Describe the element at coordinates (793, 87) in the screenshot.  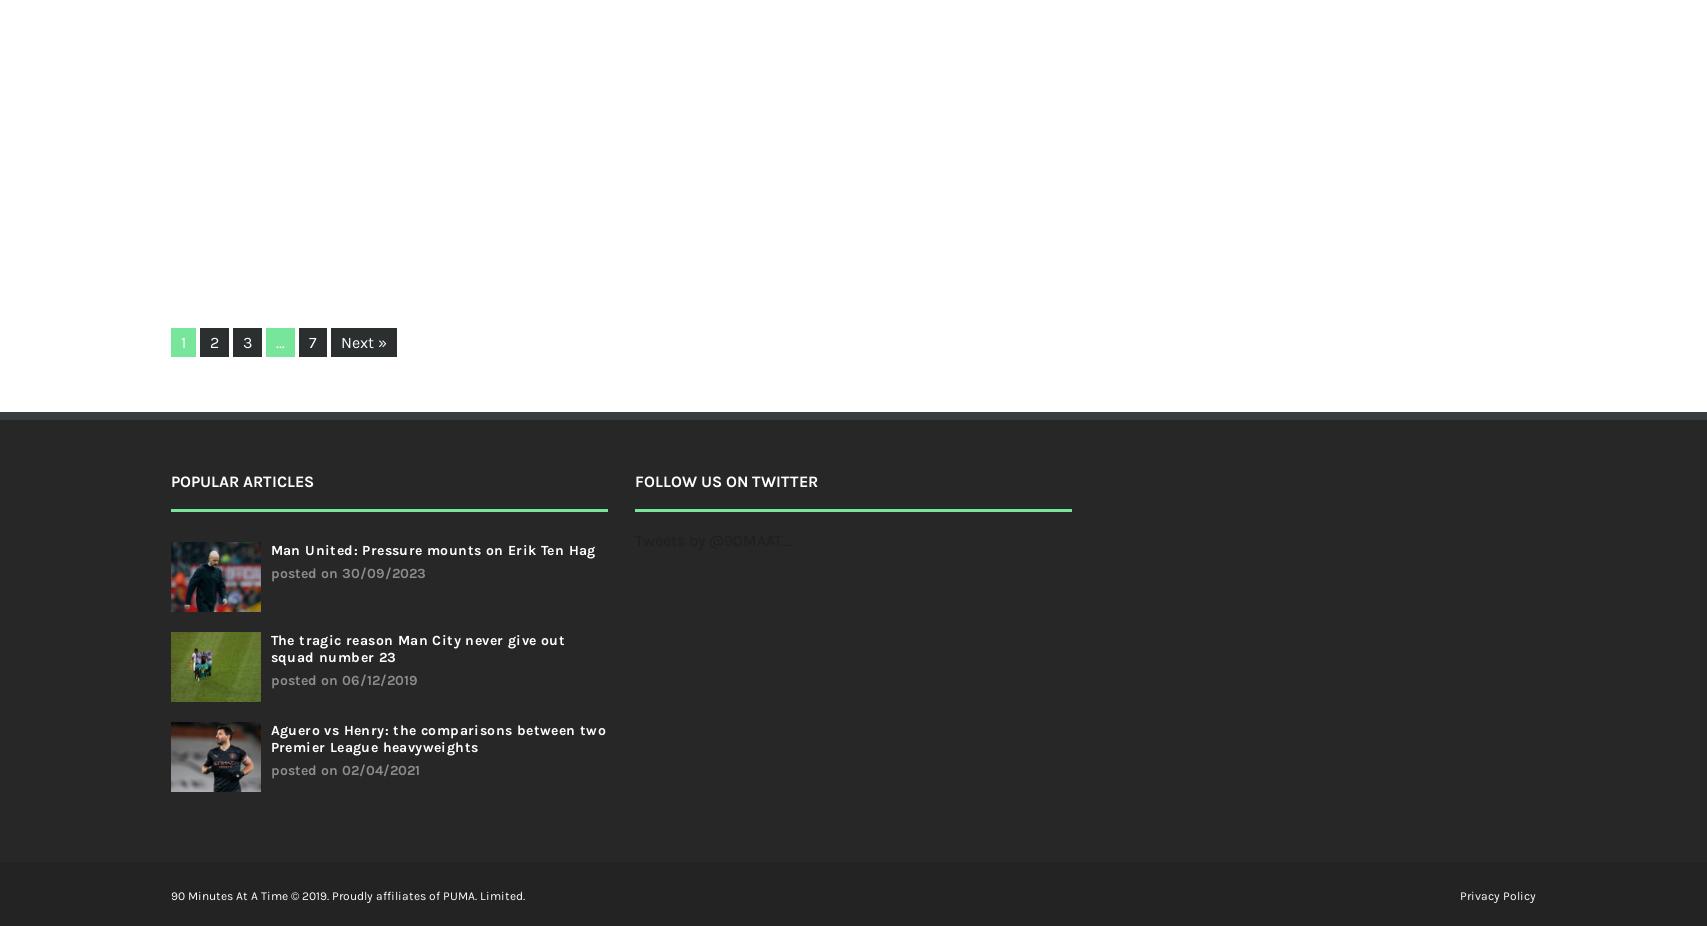
I see `'Thomas Tuchel: the German genius engineering Chelsea into winners'` at that location.